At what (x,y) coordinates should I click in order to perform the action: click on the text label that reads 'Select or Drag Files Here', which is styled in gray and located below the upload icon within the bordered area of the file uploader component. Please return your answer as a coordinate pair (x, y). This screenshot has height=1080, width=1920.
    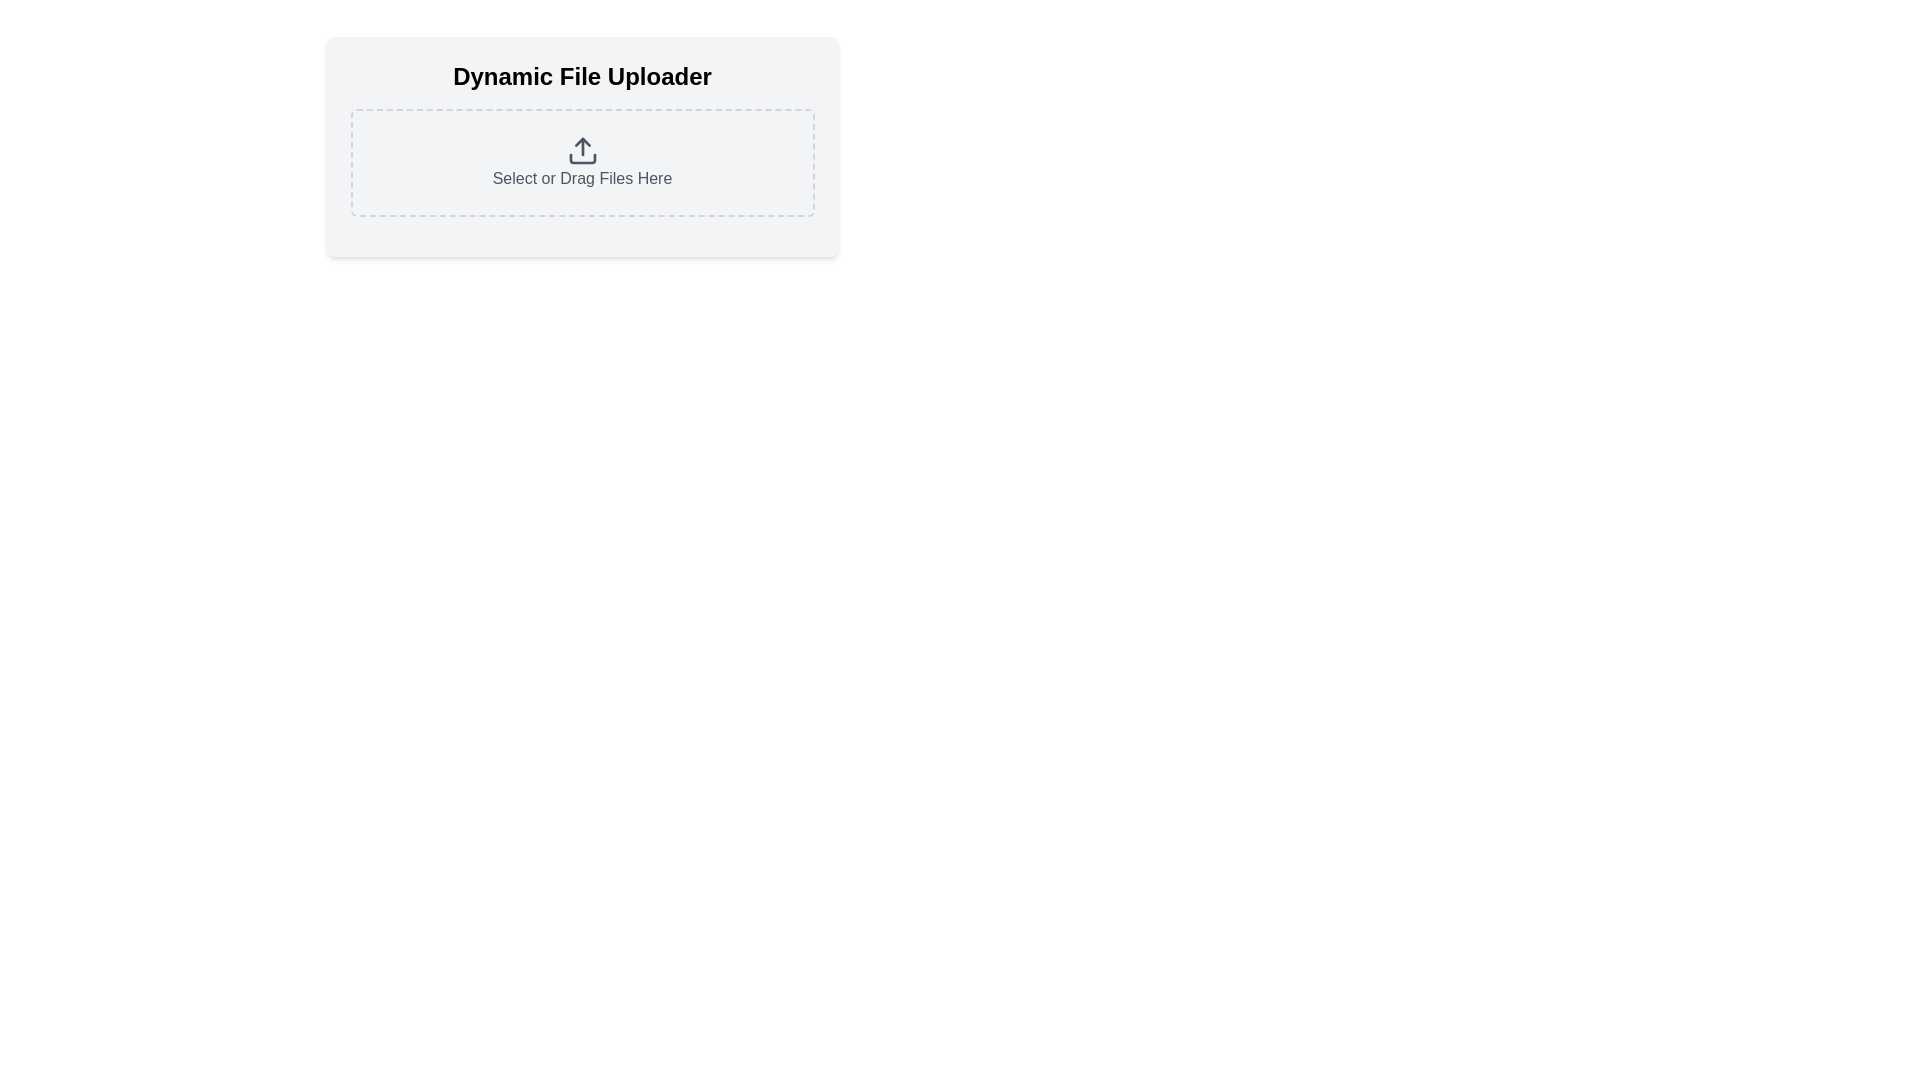
    Looking at the image, I should click on (581, 177).